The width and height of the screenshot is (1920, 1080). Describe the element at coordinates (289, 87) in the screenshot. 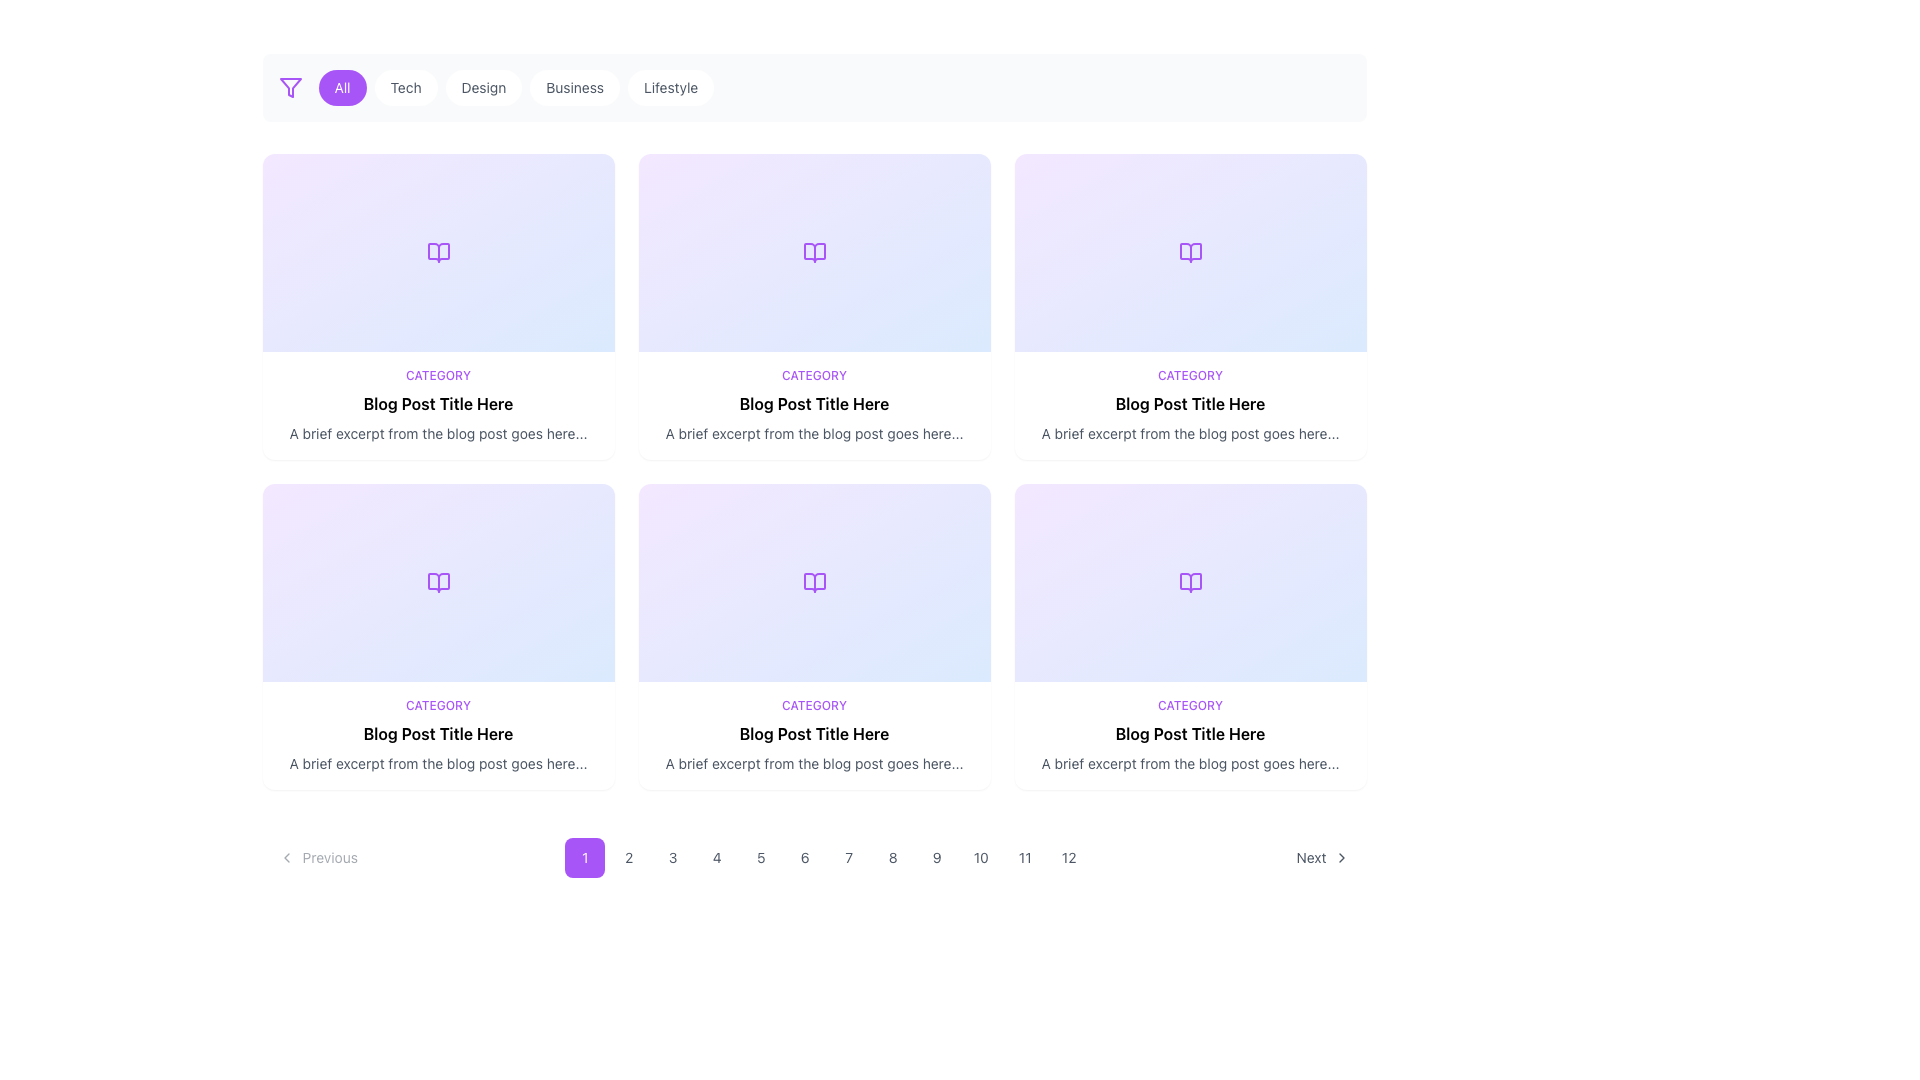

I see `the triangular funnel-shaped icon with a purple outline located at the top left section of the interface` at that location.